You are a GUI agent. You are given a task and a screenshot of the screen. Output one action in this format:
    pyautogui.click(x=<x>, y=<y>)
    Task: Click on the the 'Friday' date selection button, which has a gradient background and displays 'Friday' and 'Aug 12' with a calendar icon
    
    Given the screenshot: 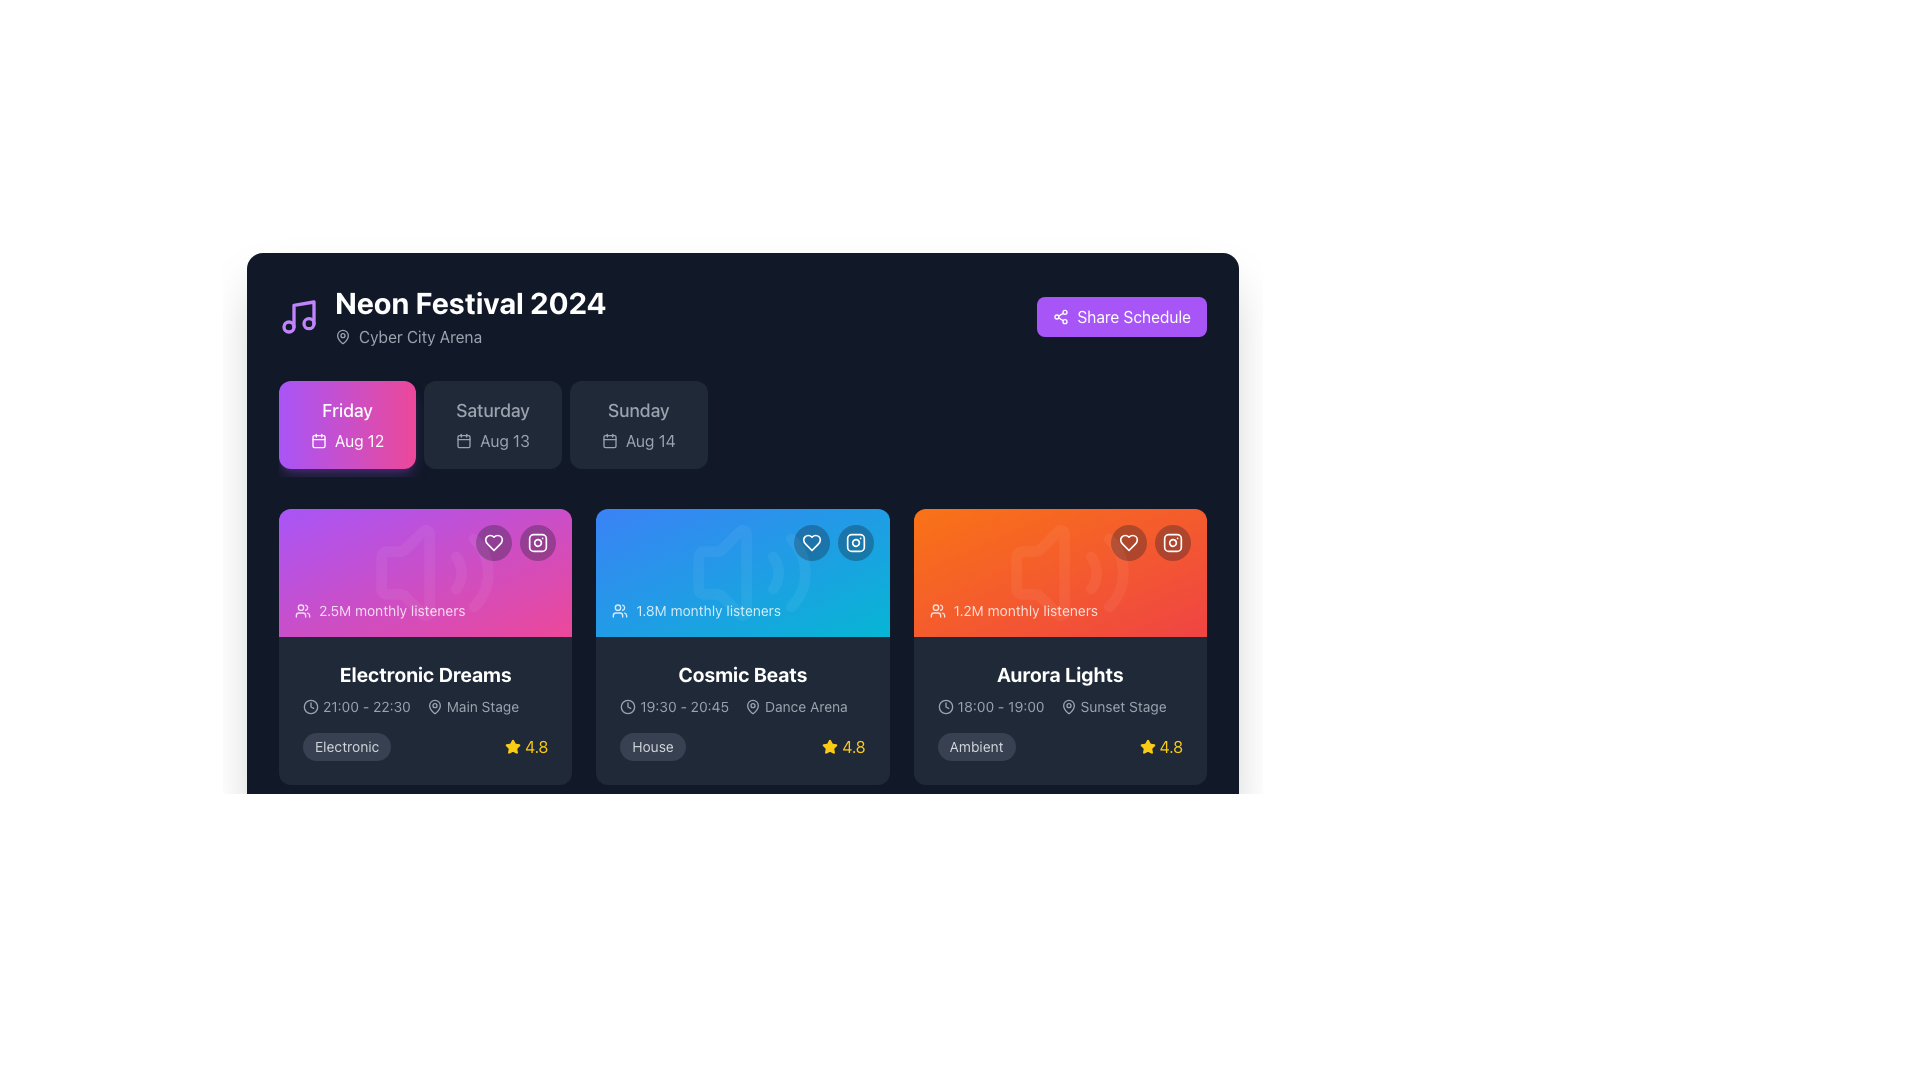 What is the action you would take?
    pyautogui.click(x=347, y=423)
    